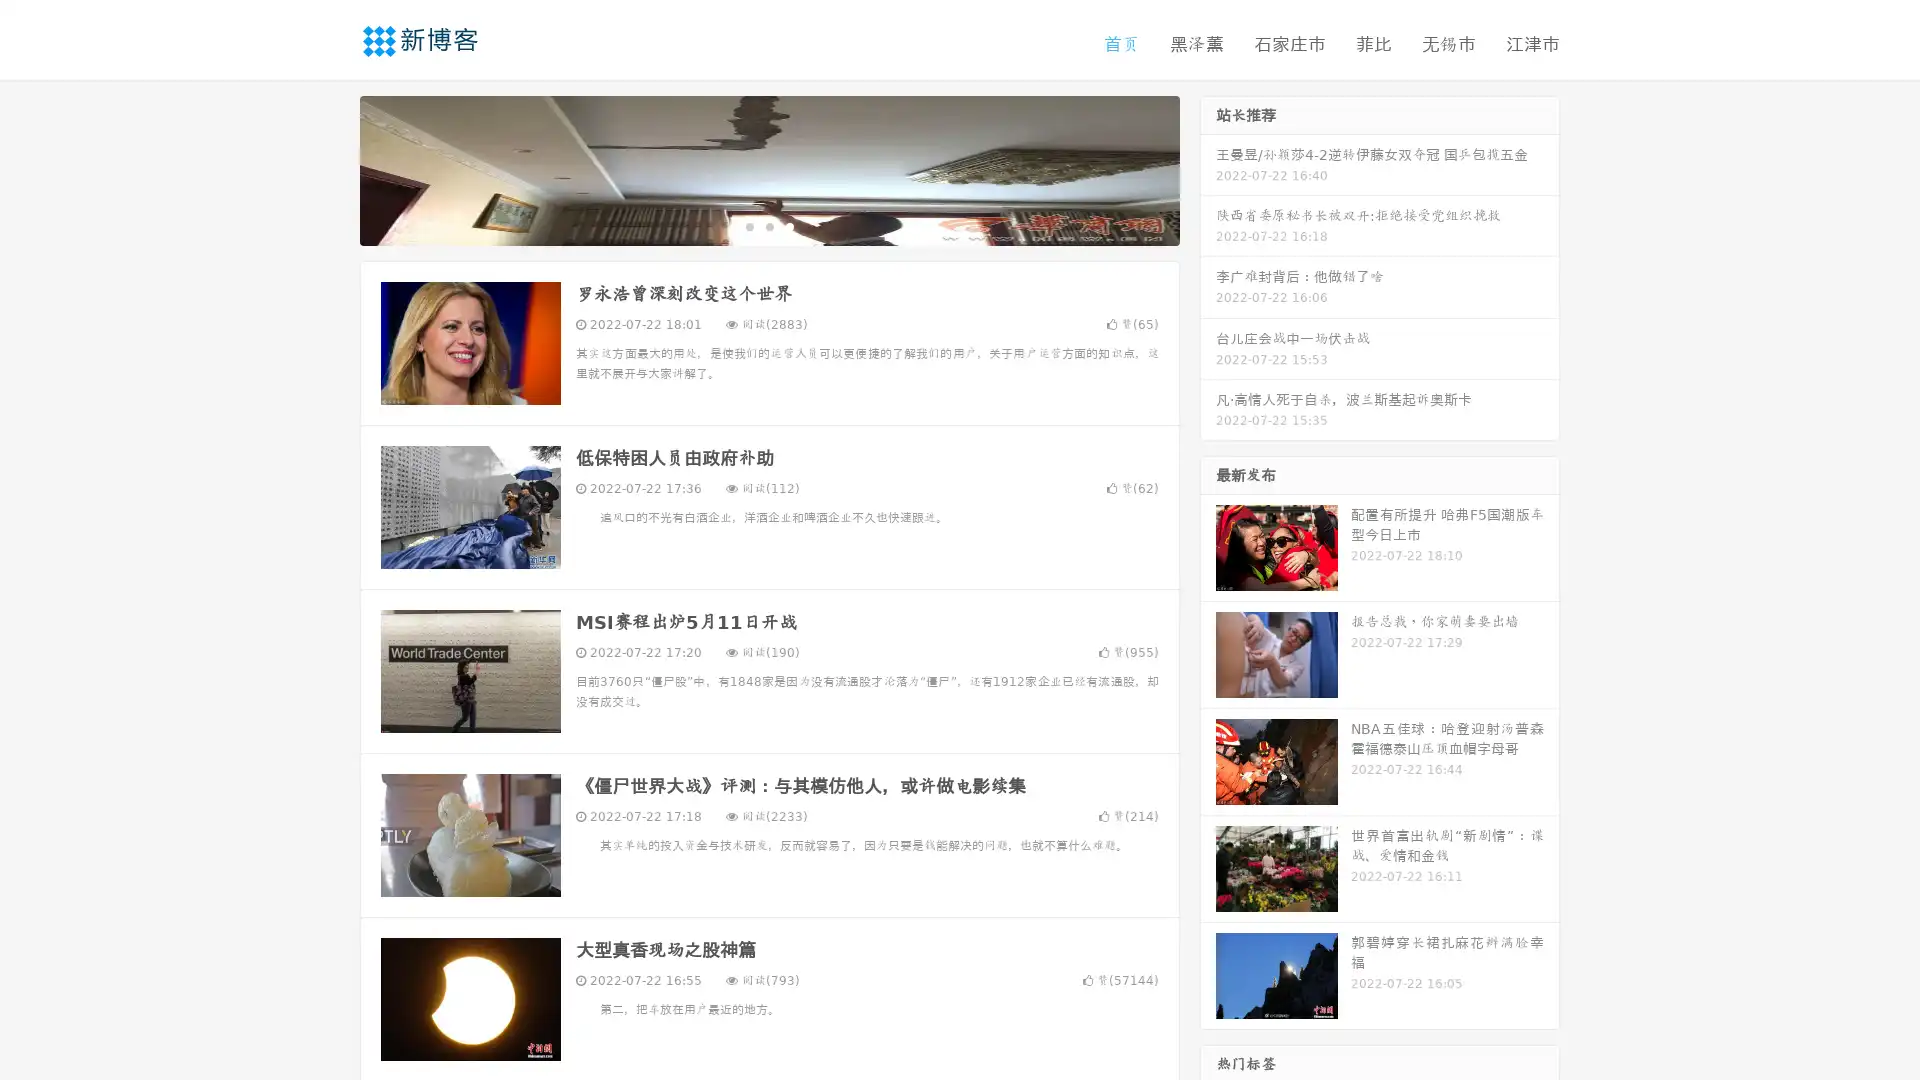 The image size is (1920, 1080). Describe the element at coordinates (748, 225) in the screenshot. I see `Go to slide 1` at that location.